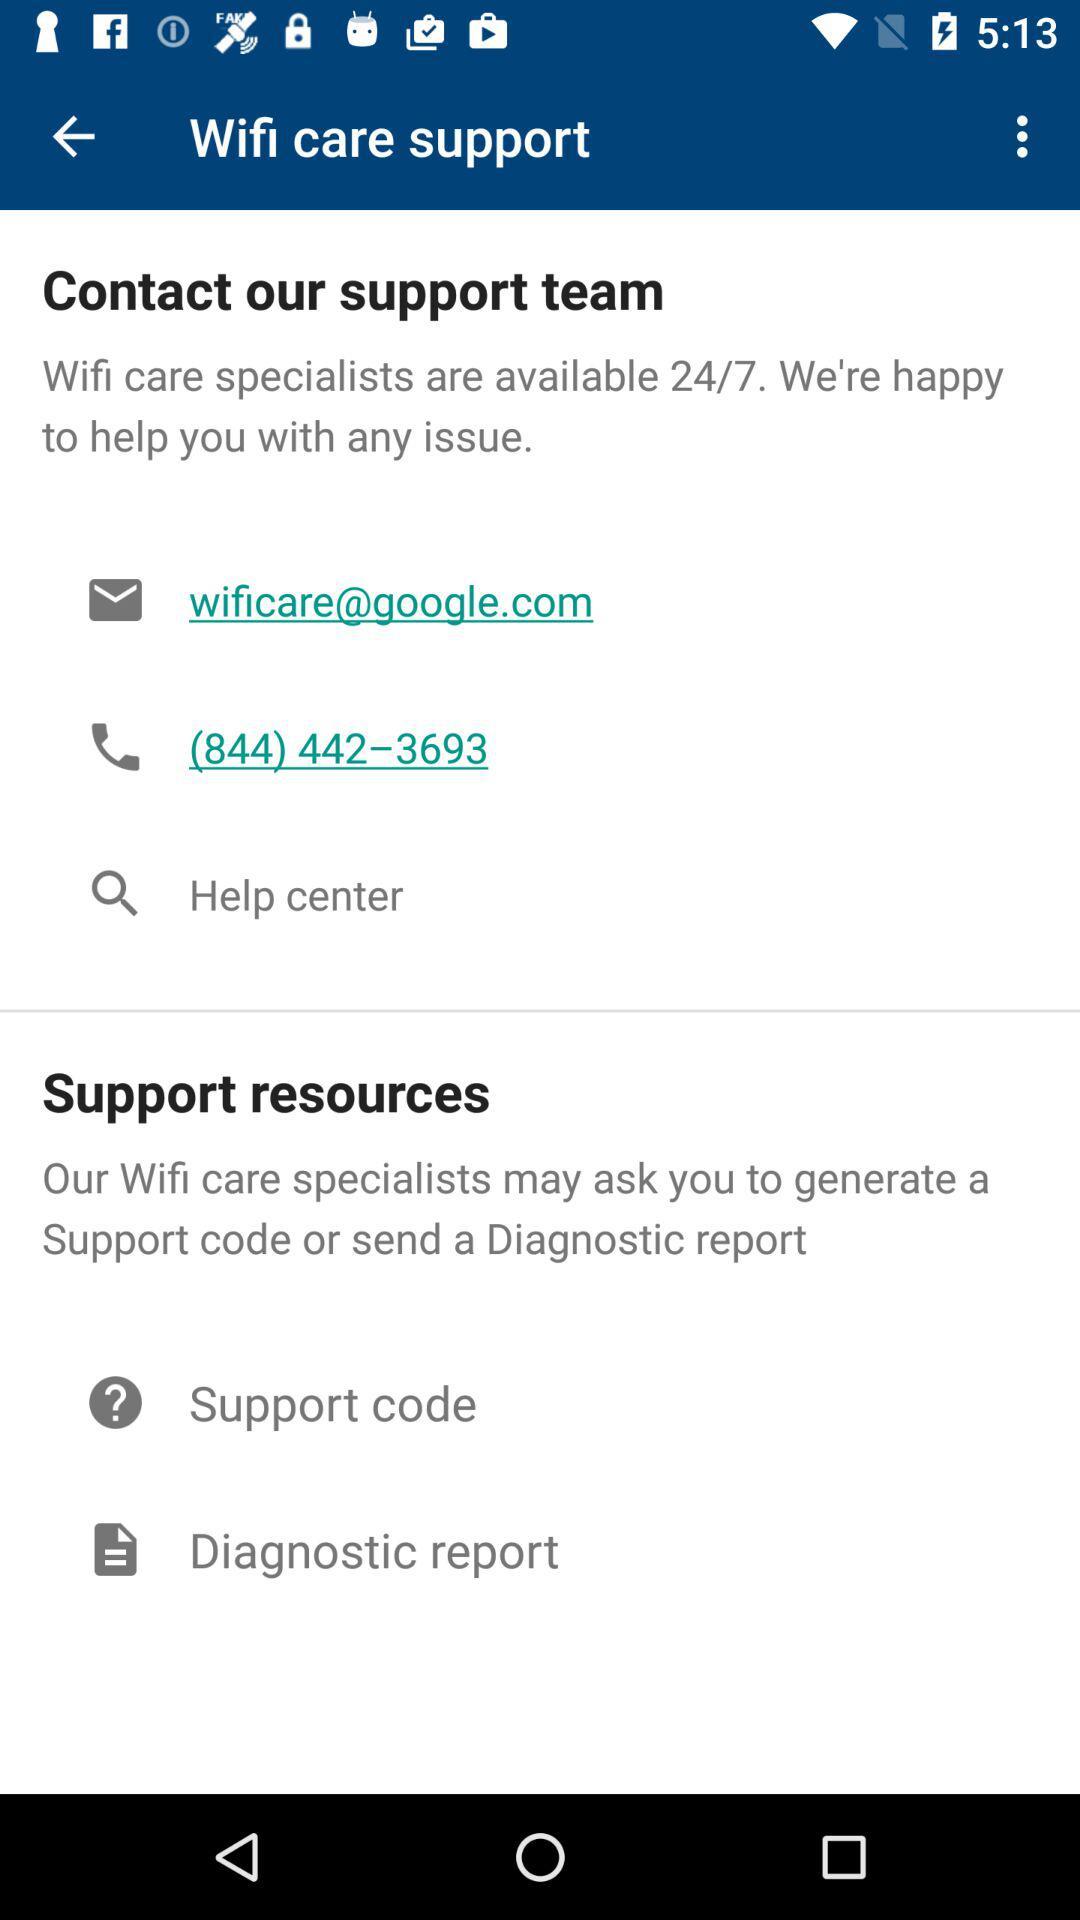  Describe the element at coordinates (72, 135) in the screenshot. I see `icon to the left of the wifi care support icon` at that location.